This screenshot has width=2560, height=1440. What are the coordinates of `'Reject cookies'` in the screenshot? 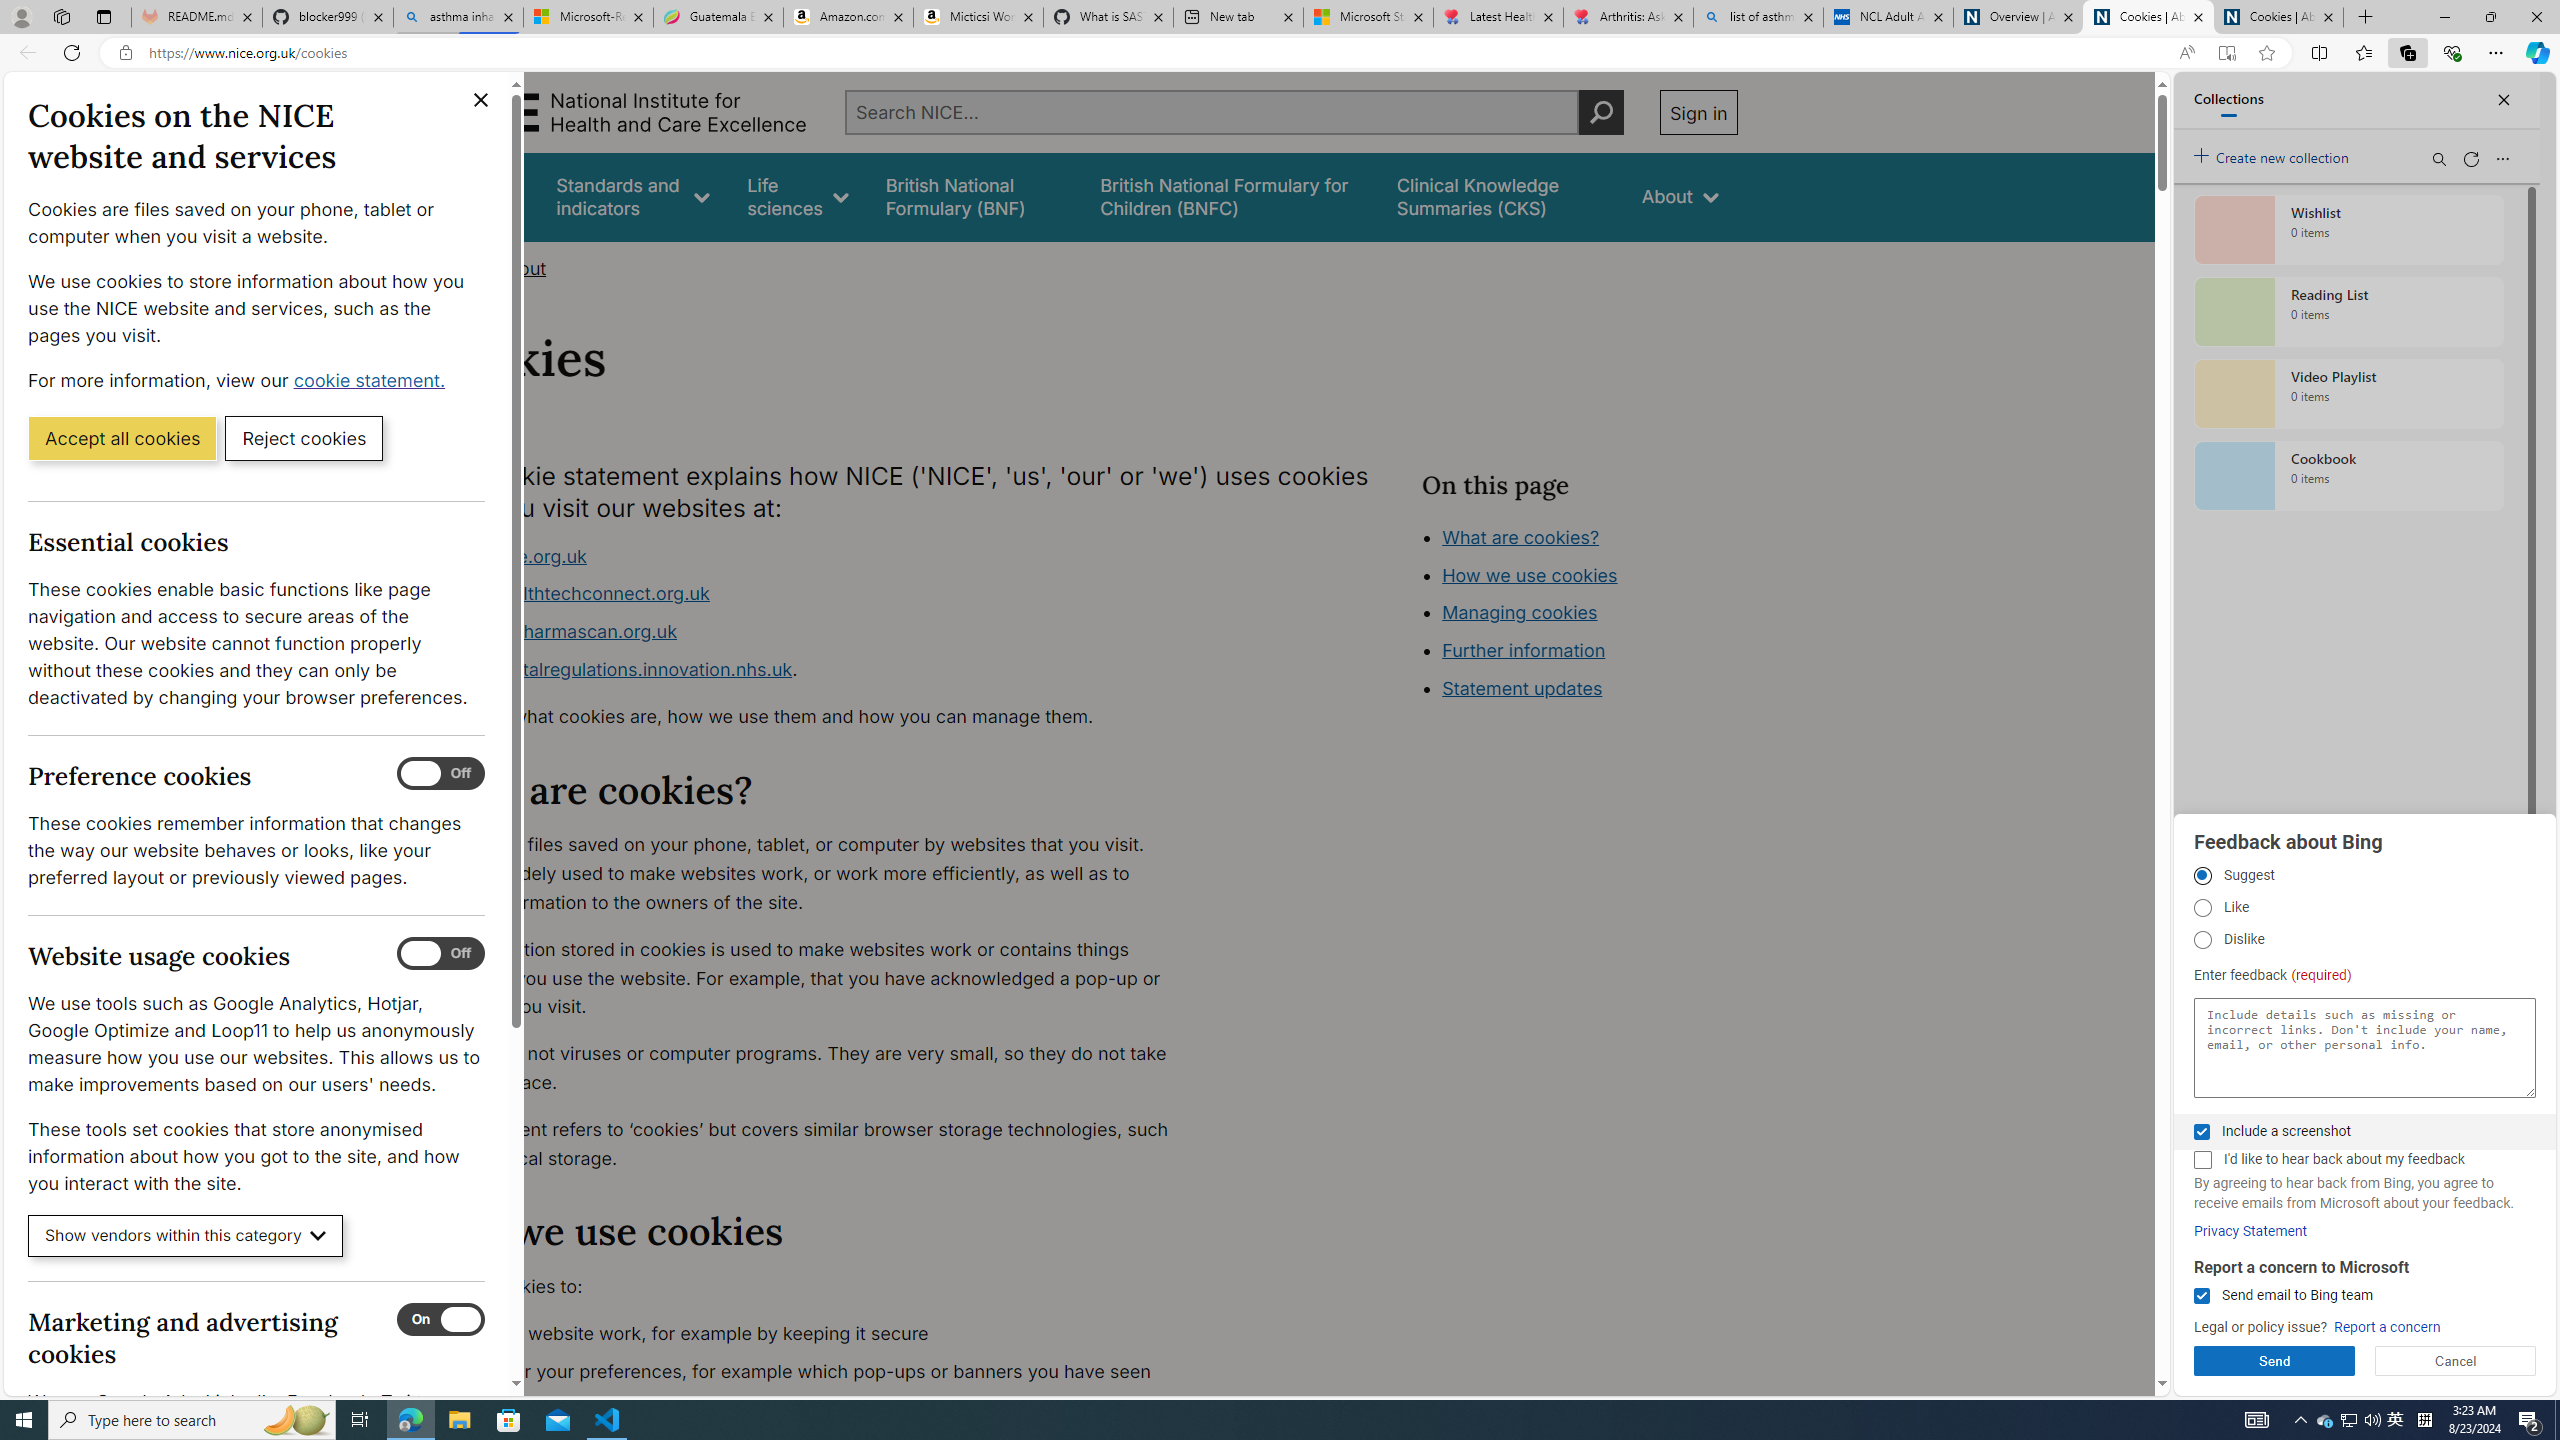 It's located at (303, 436).